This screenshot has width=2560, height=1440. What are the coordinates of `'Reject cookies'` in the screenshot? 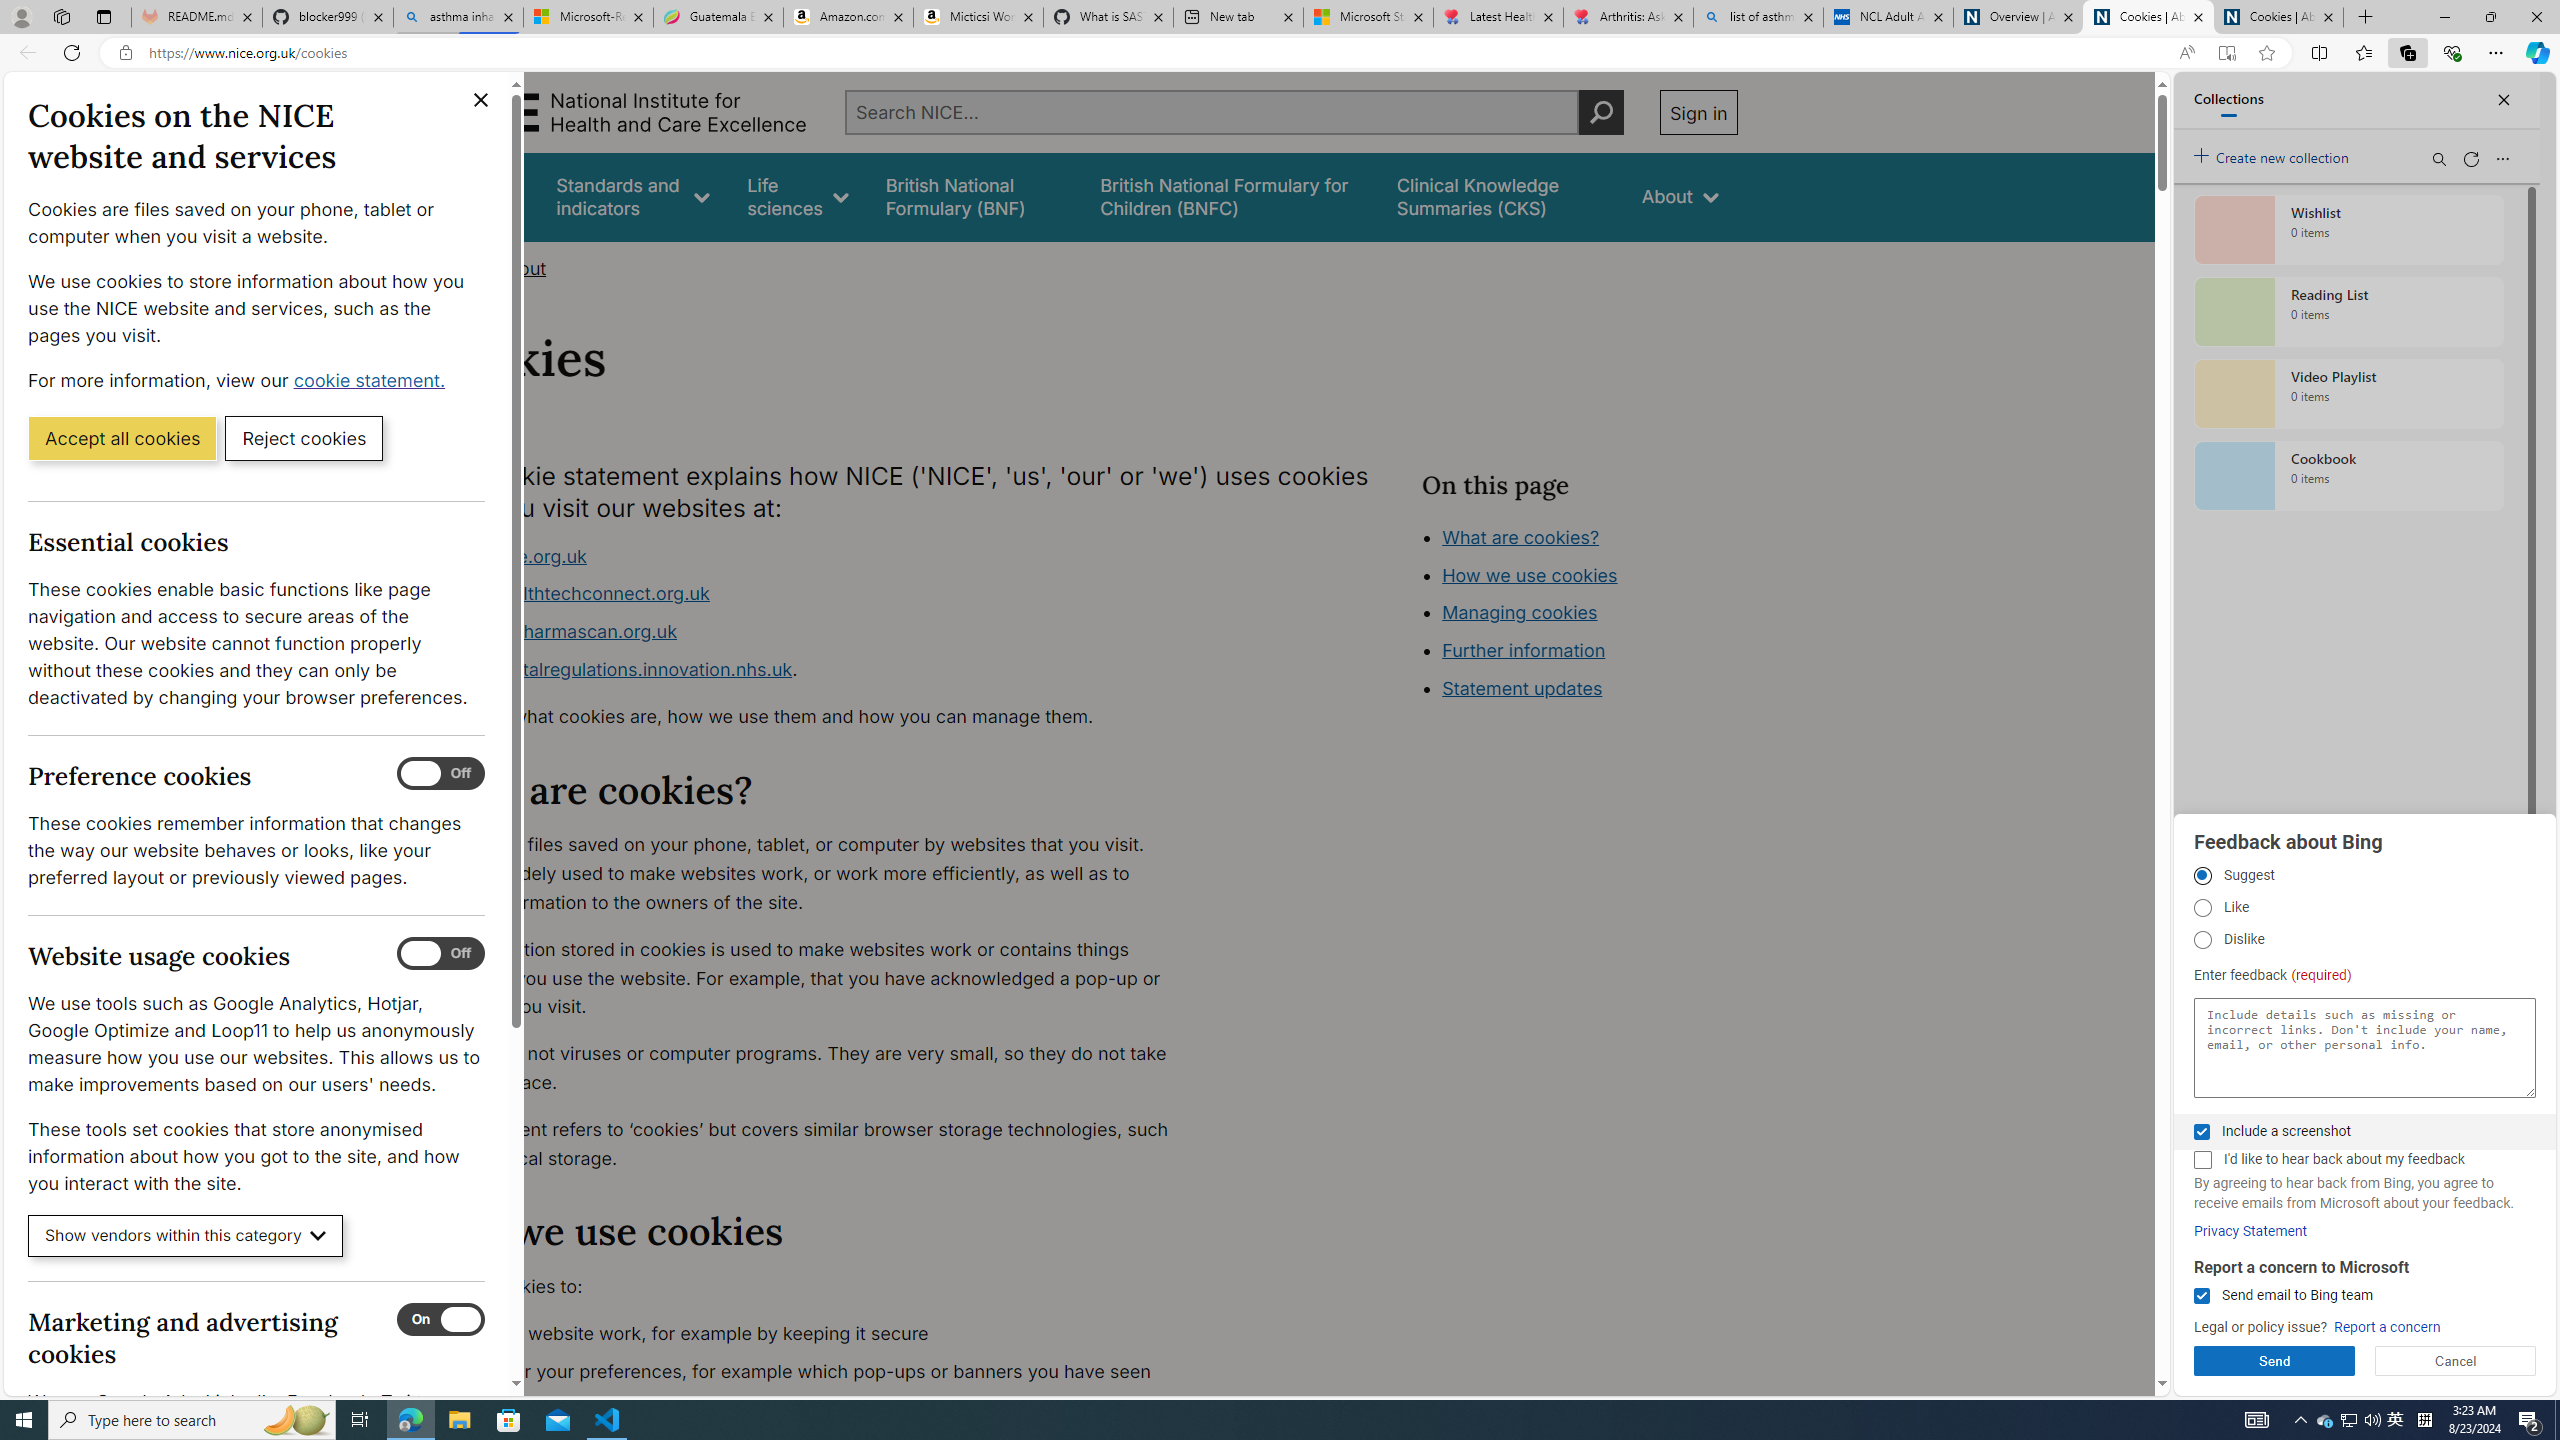 It's located at (303, 436).